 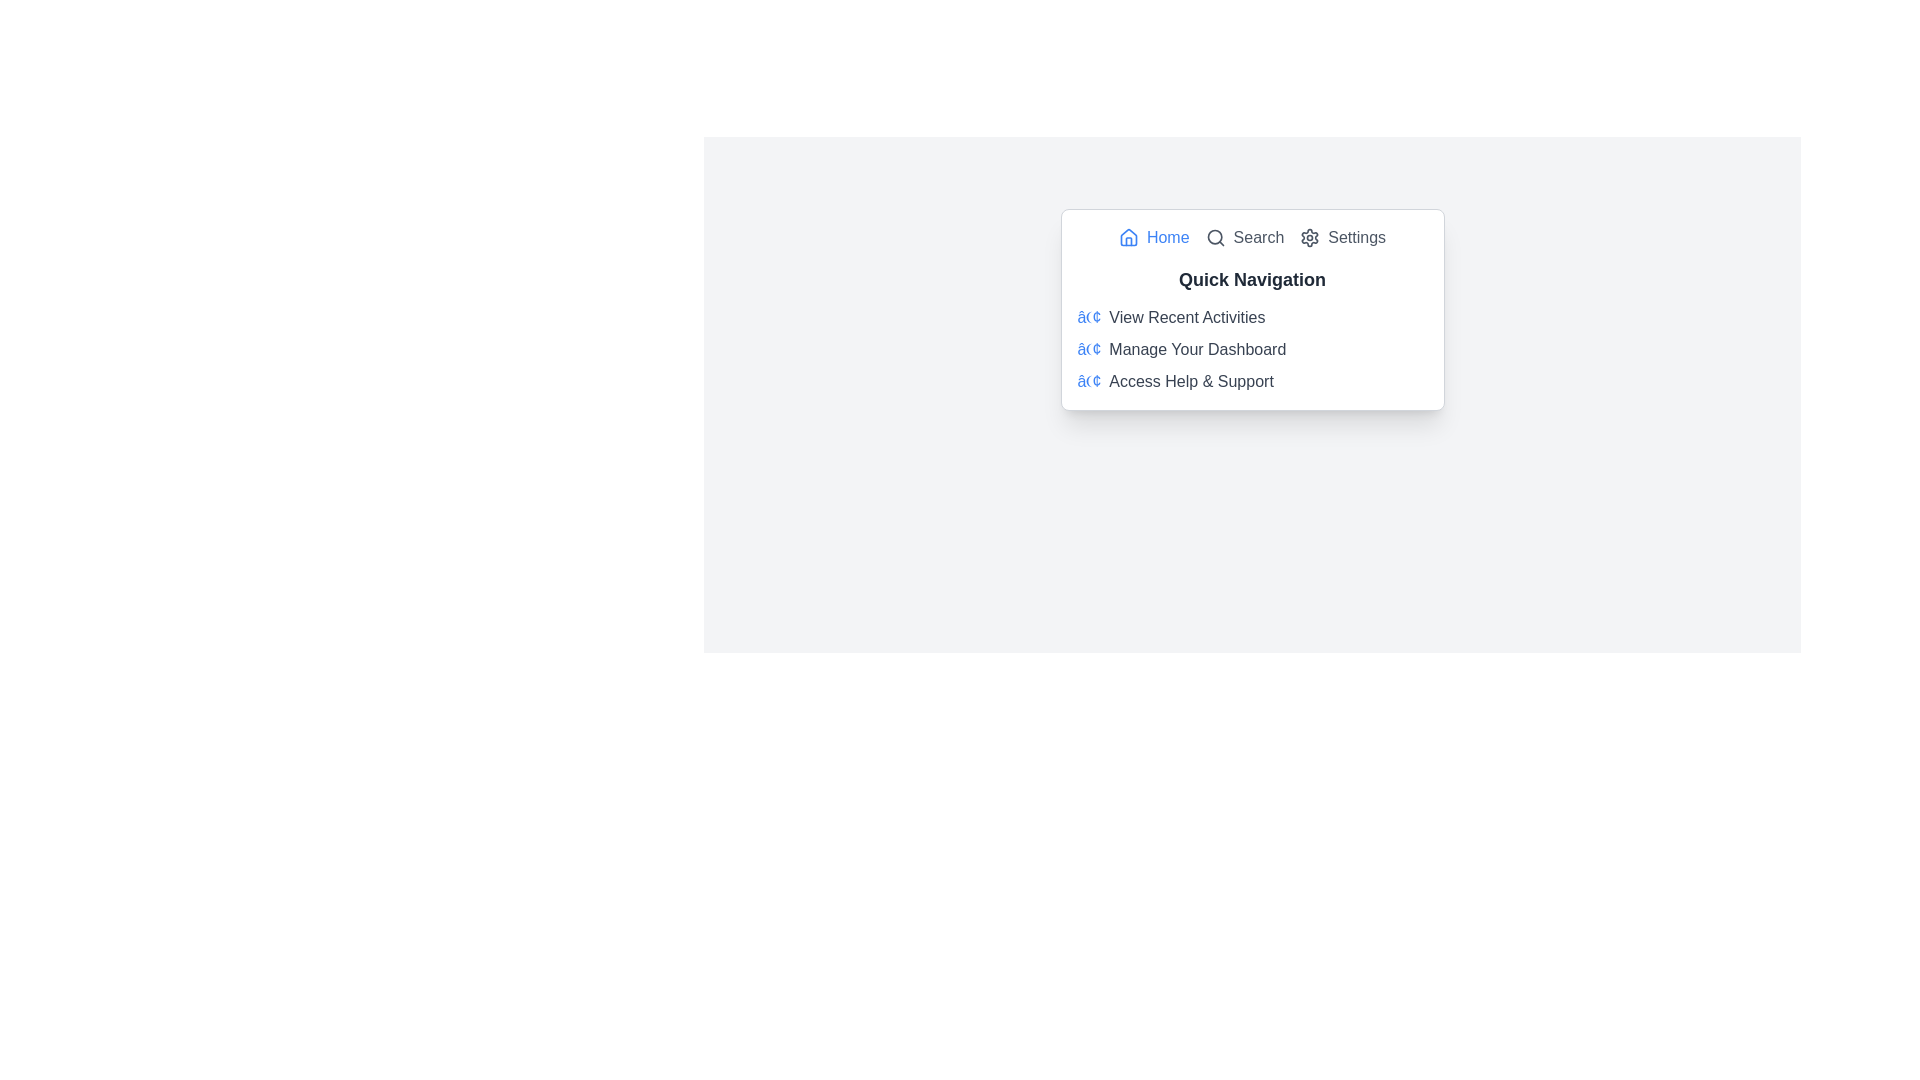 I want to click on the settings button located on the right side of the horizontal navigation bar at the top of the panel, so click(x=1343, y=237).